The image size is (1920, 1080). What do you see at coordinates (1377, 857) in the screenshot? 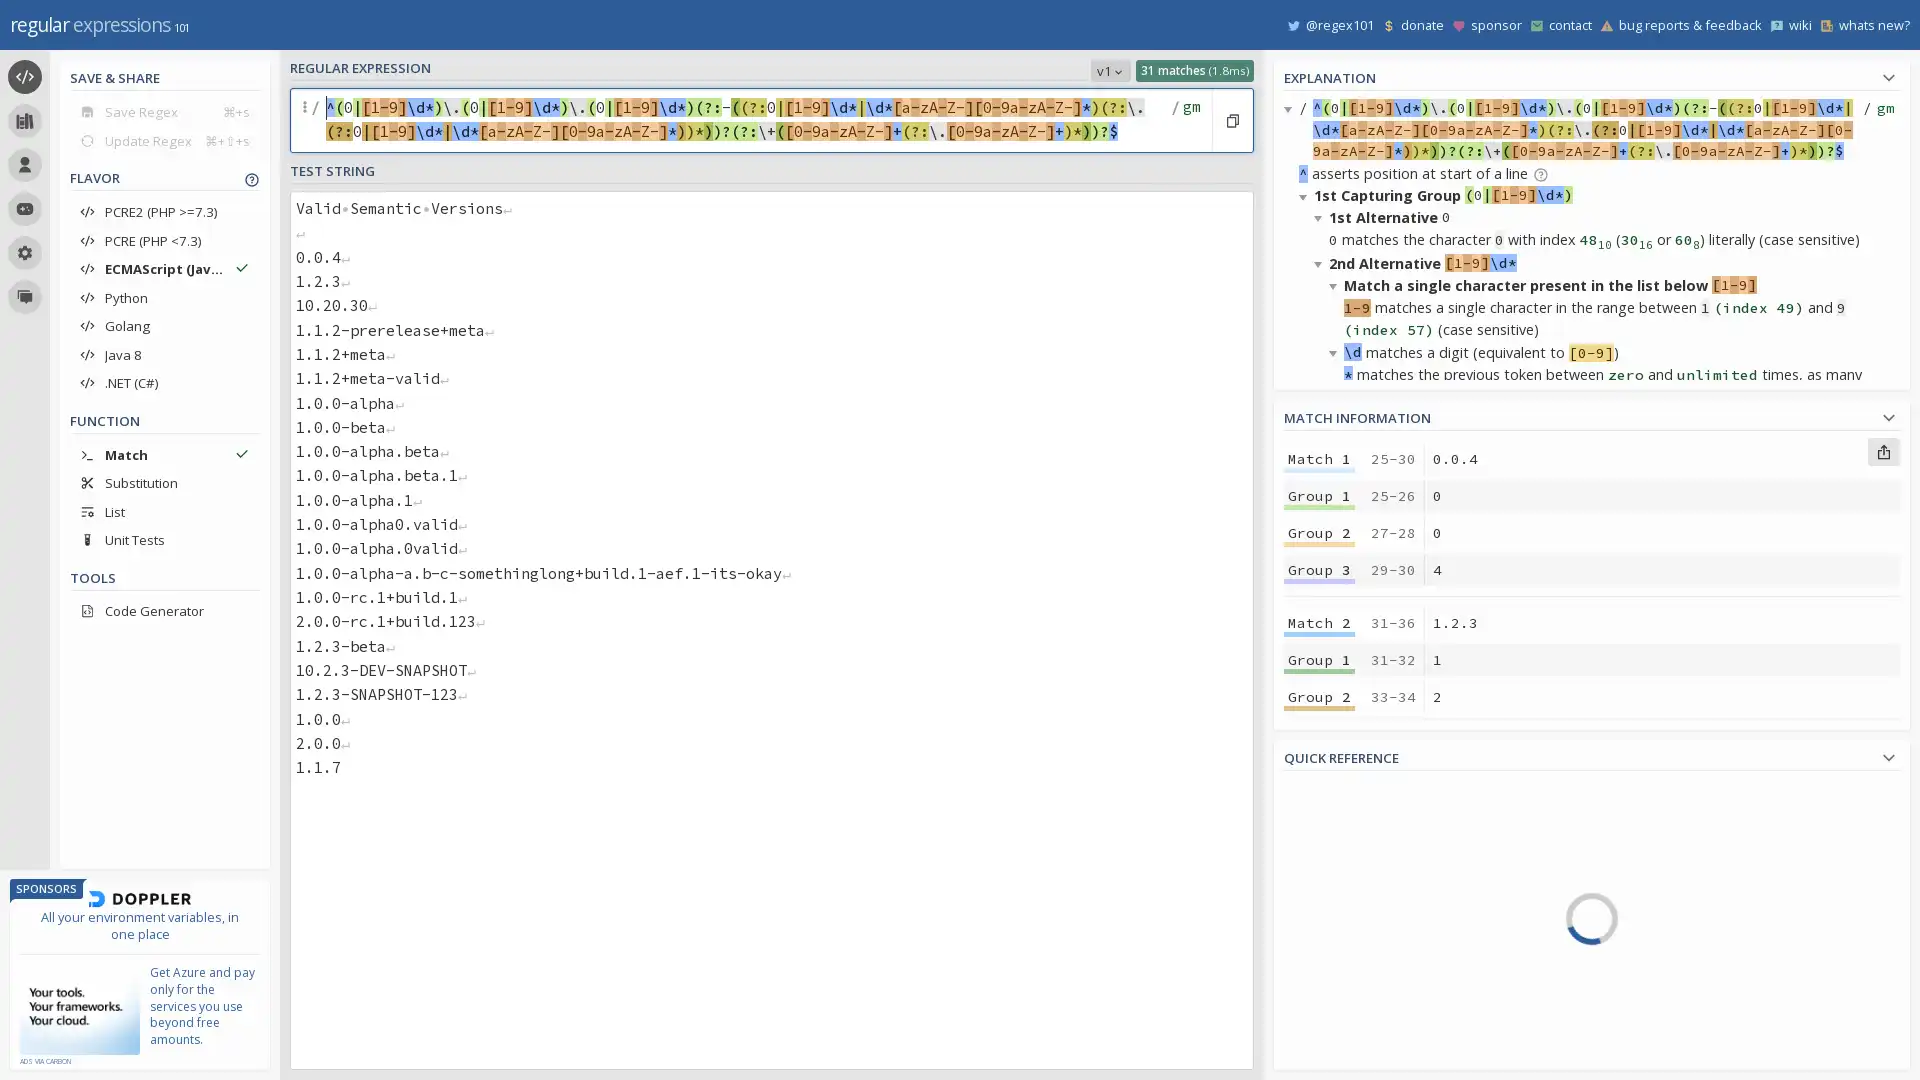
I see `Common Tokens` at bounding box center [1377, 857].